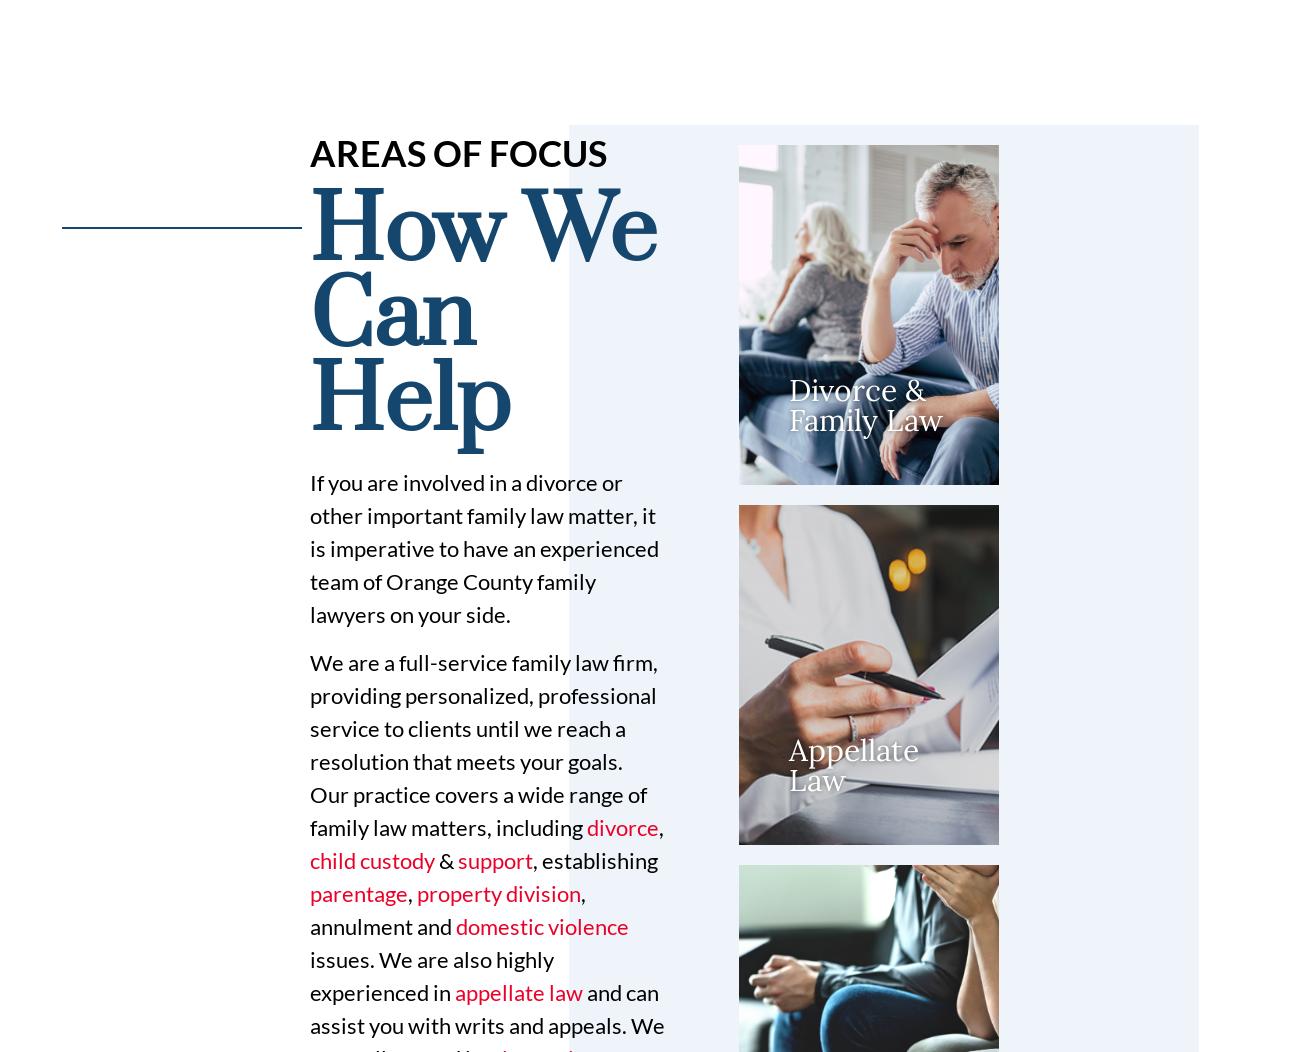  Describe the element at coordinates (787, 404) in the screenshot. I see `'Divorce & Family Law'` at that location.